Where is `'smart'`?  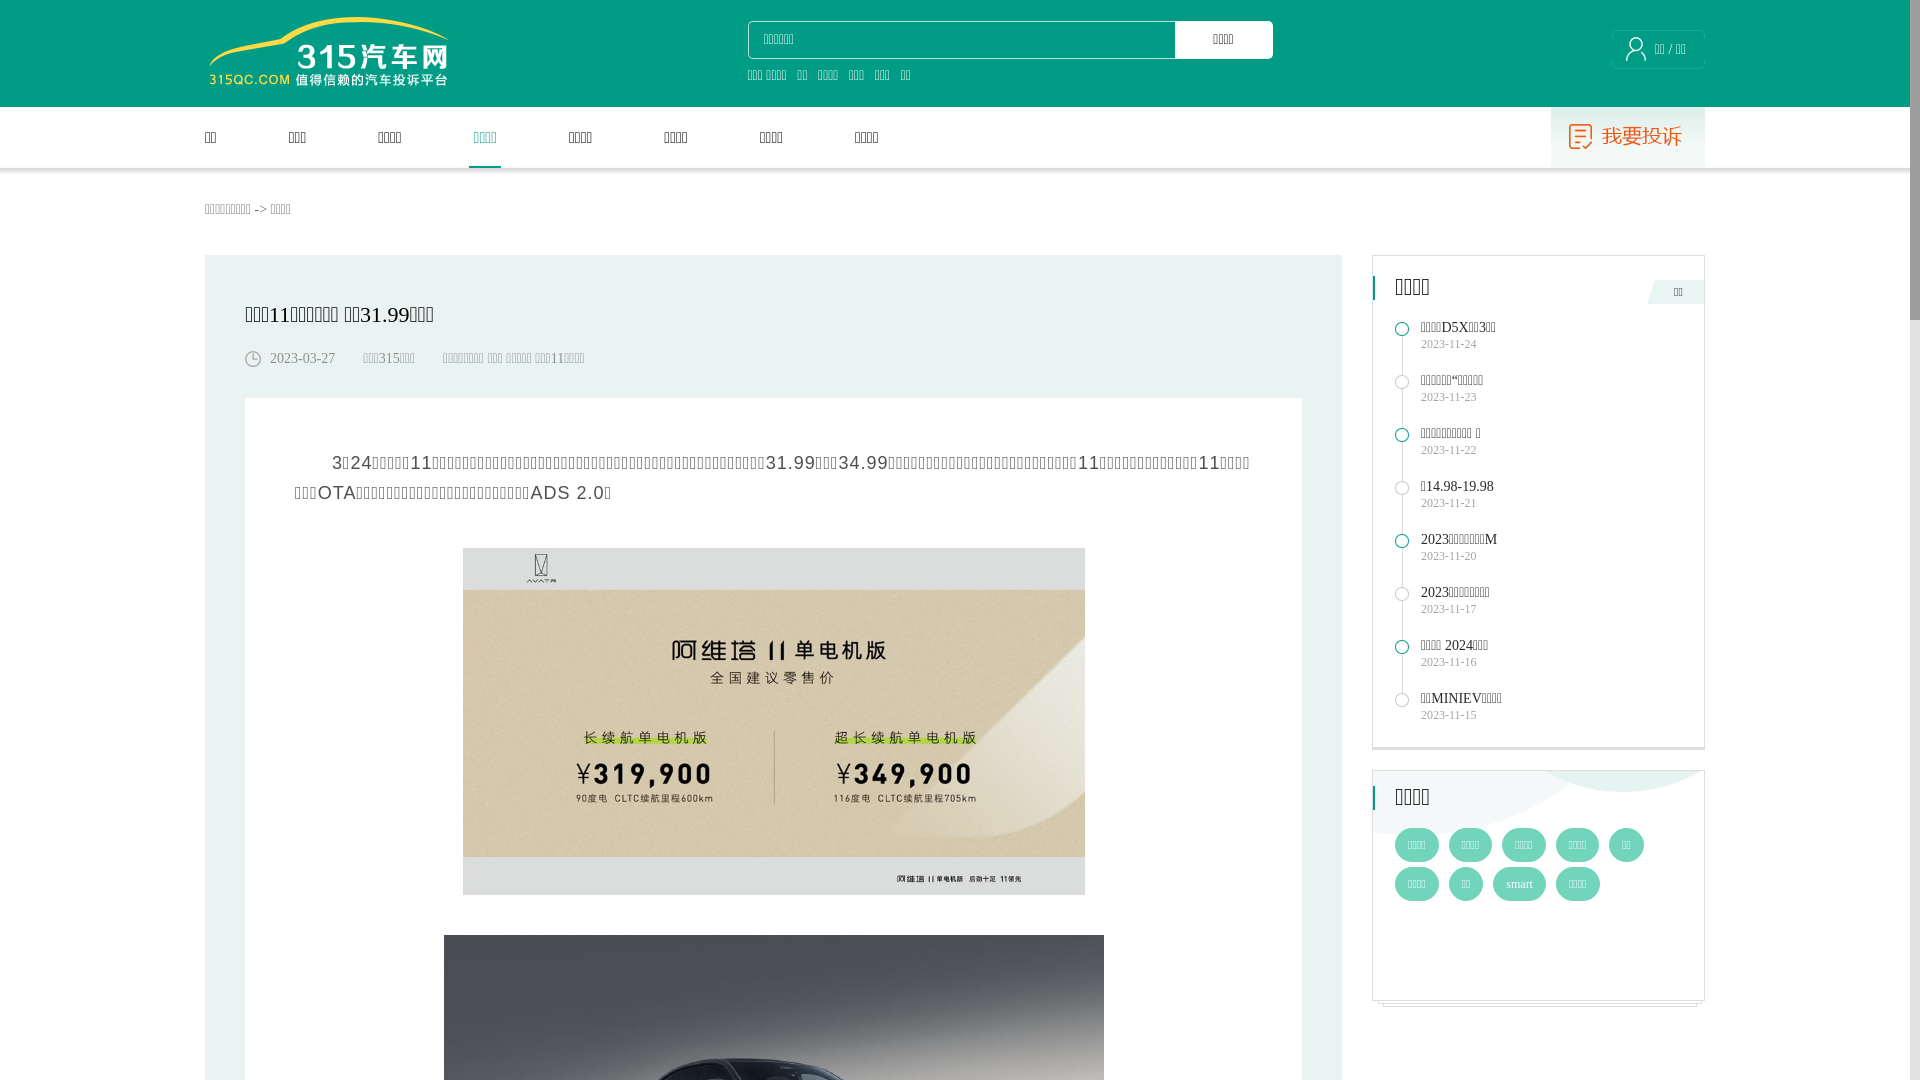
'smart' is located at coordinates (1519, 882).